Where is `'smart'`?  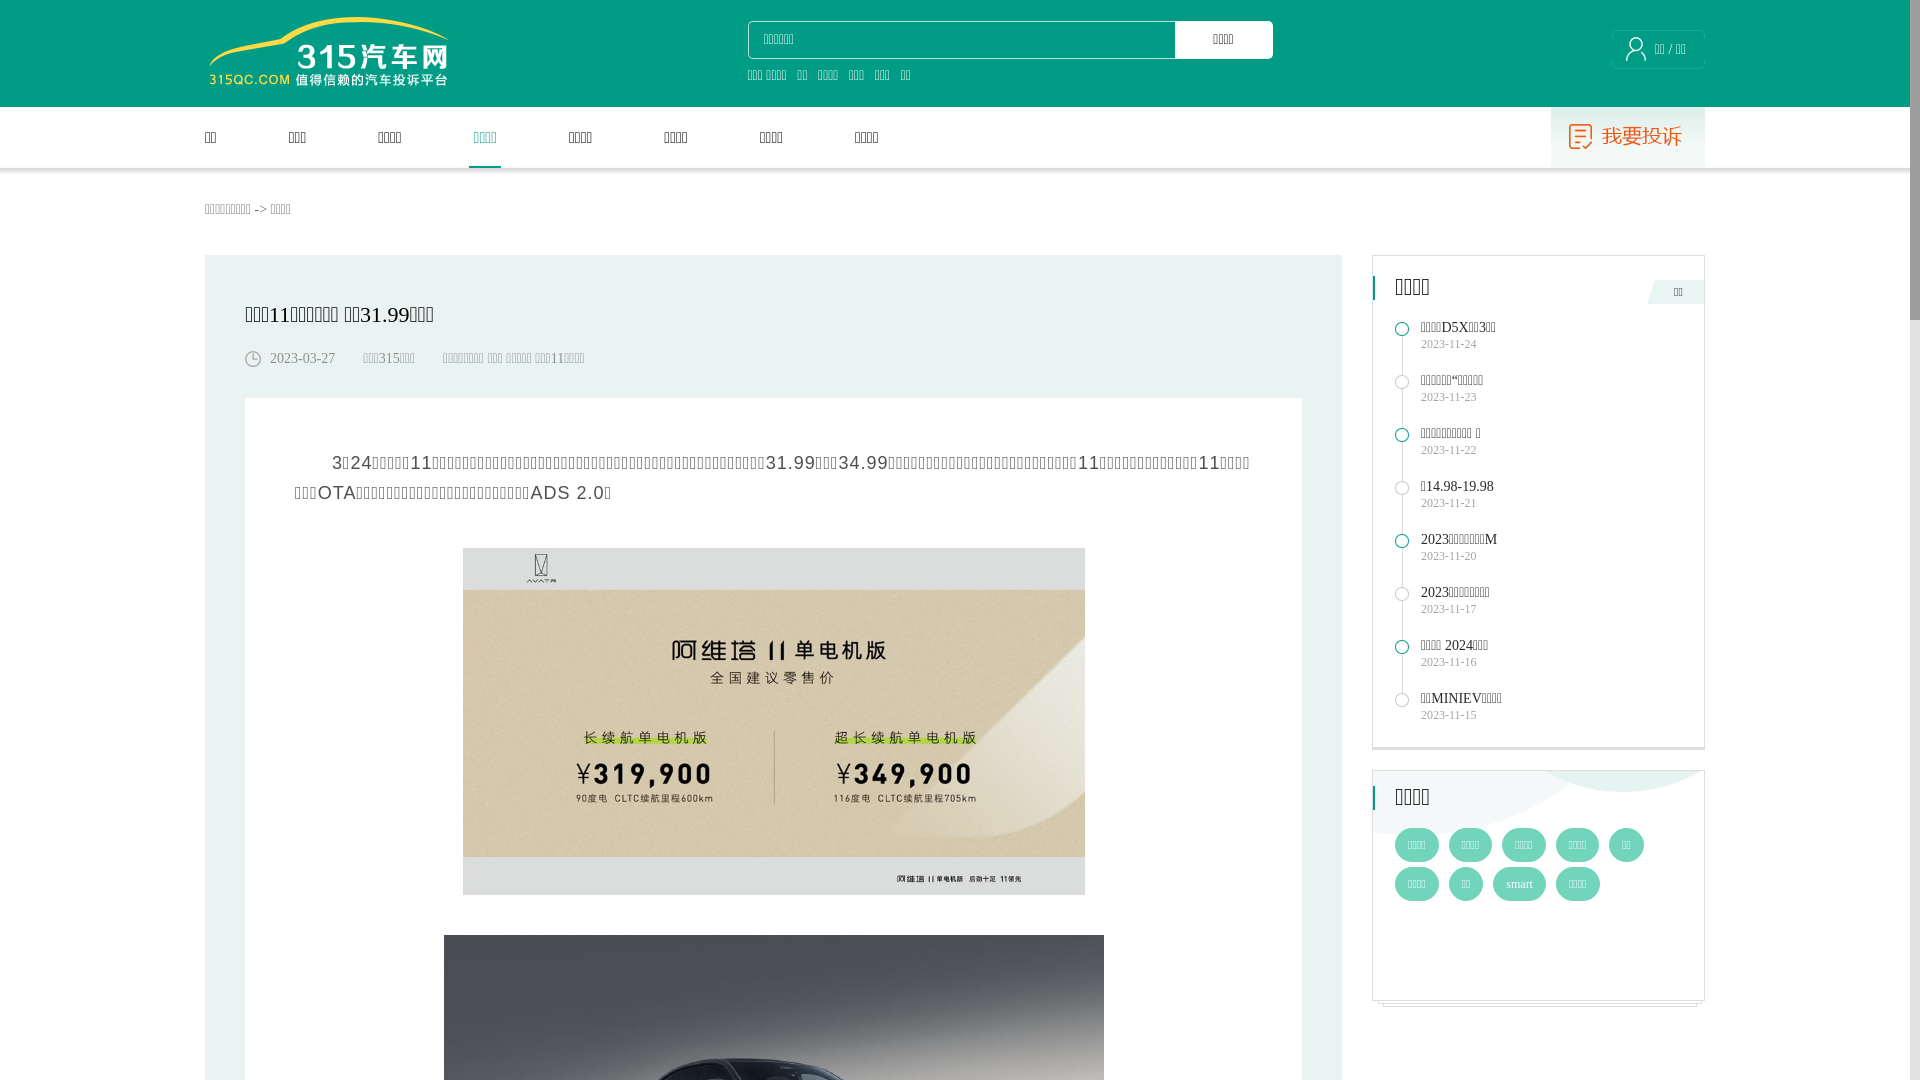
'smart' is located at coordinates (1519, 882).